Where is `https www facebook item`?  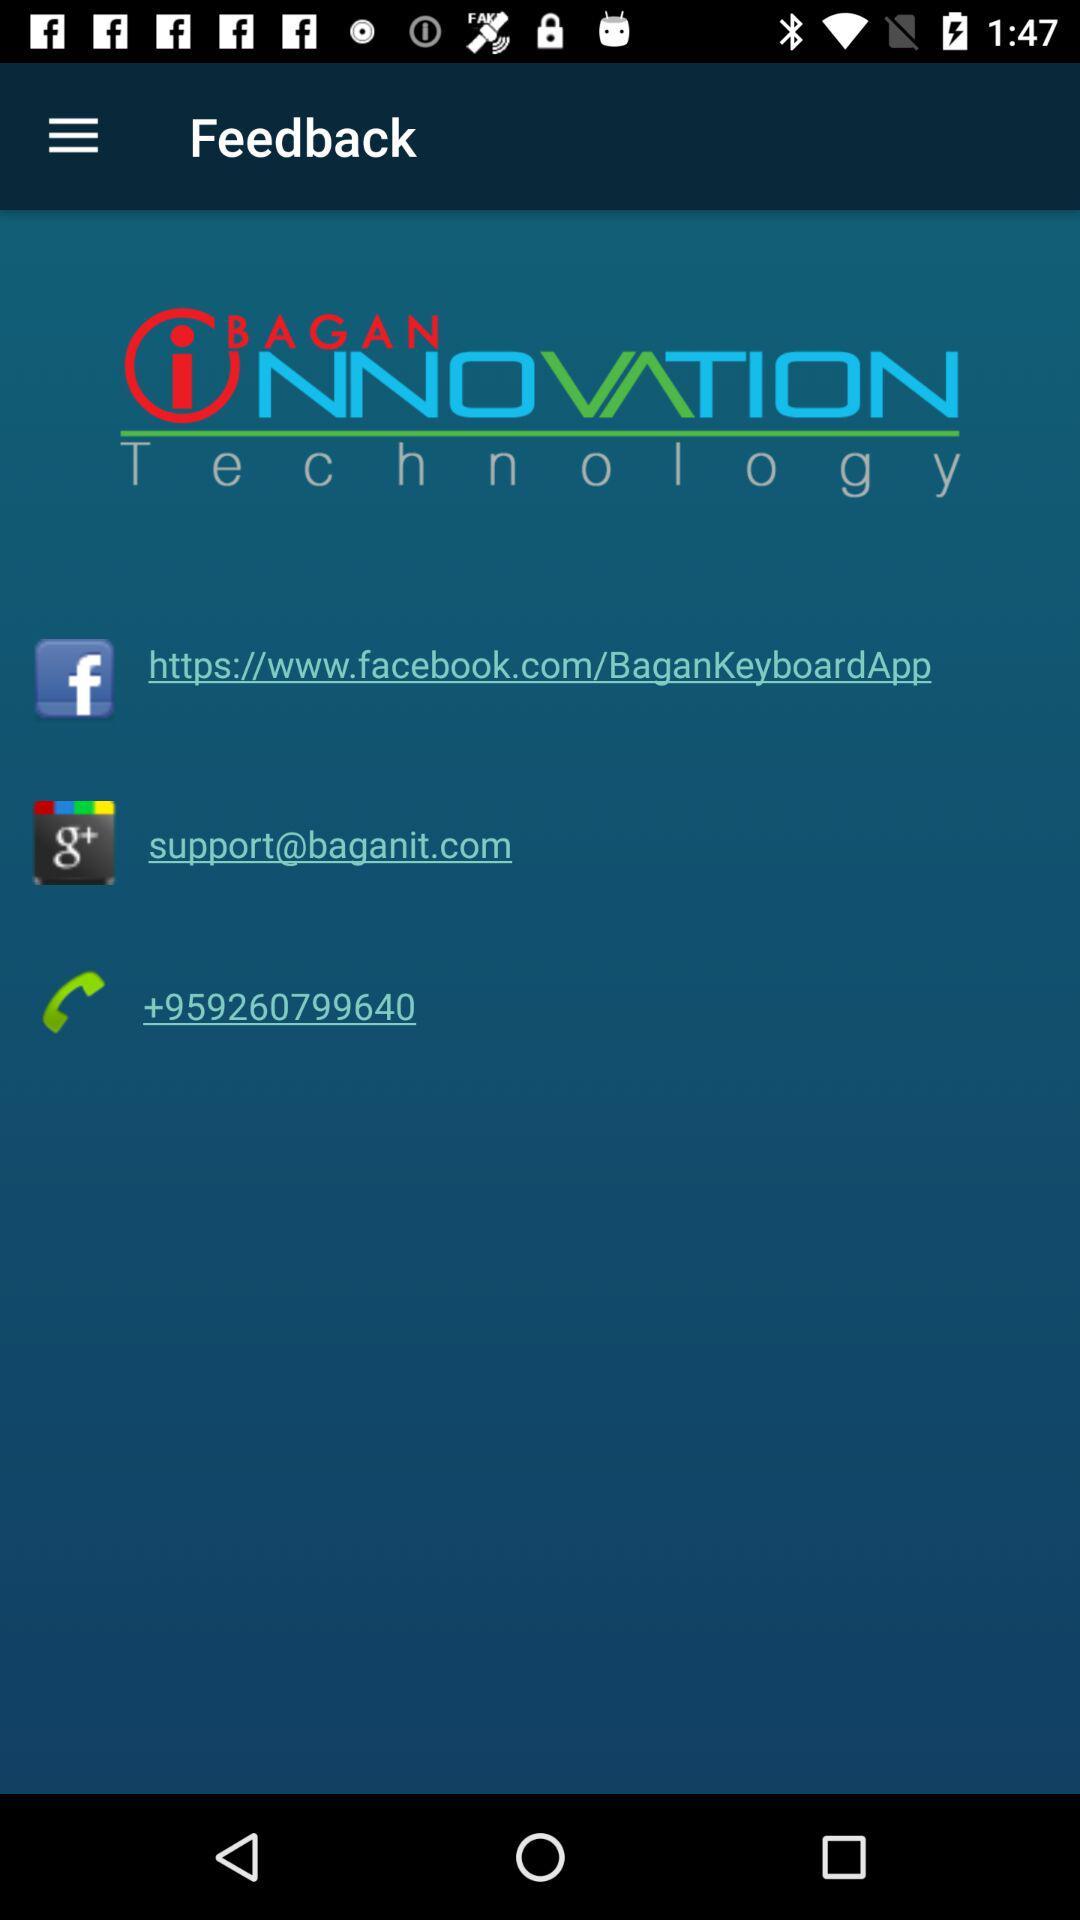
https www facebook item is located at coordinates (540, 663).